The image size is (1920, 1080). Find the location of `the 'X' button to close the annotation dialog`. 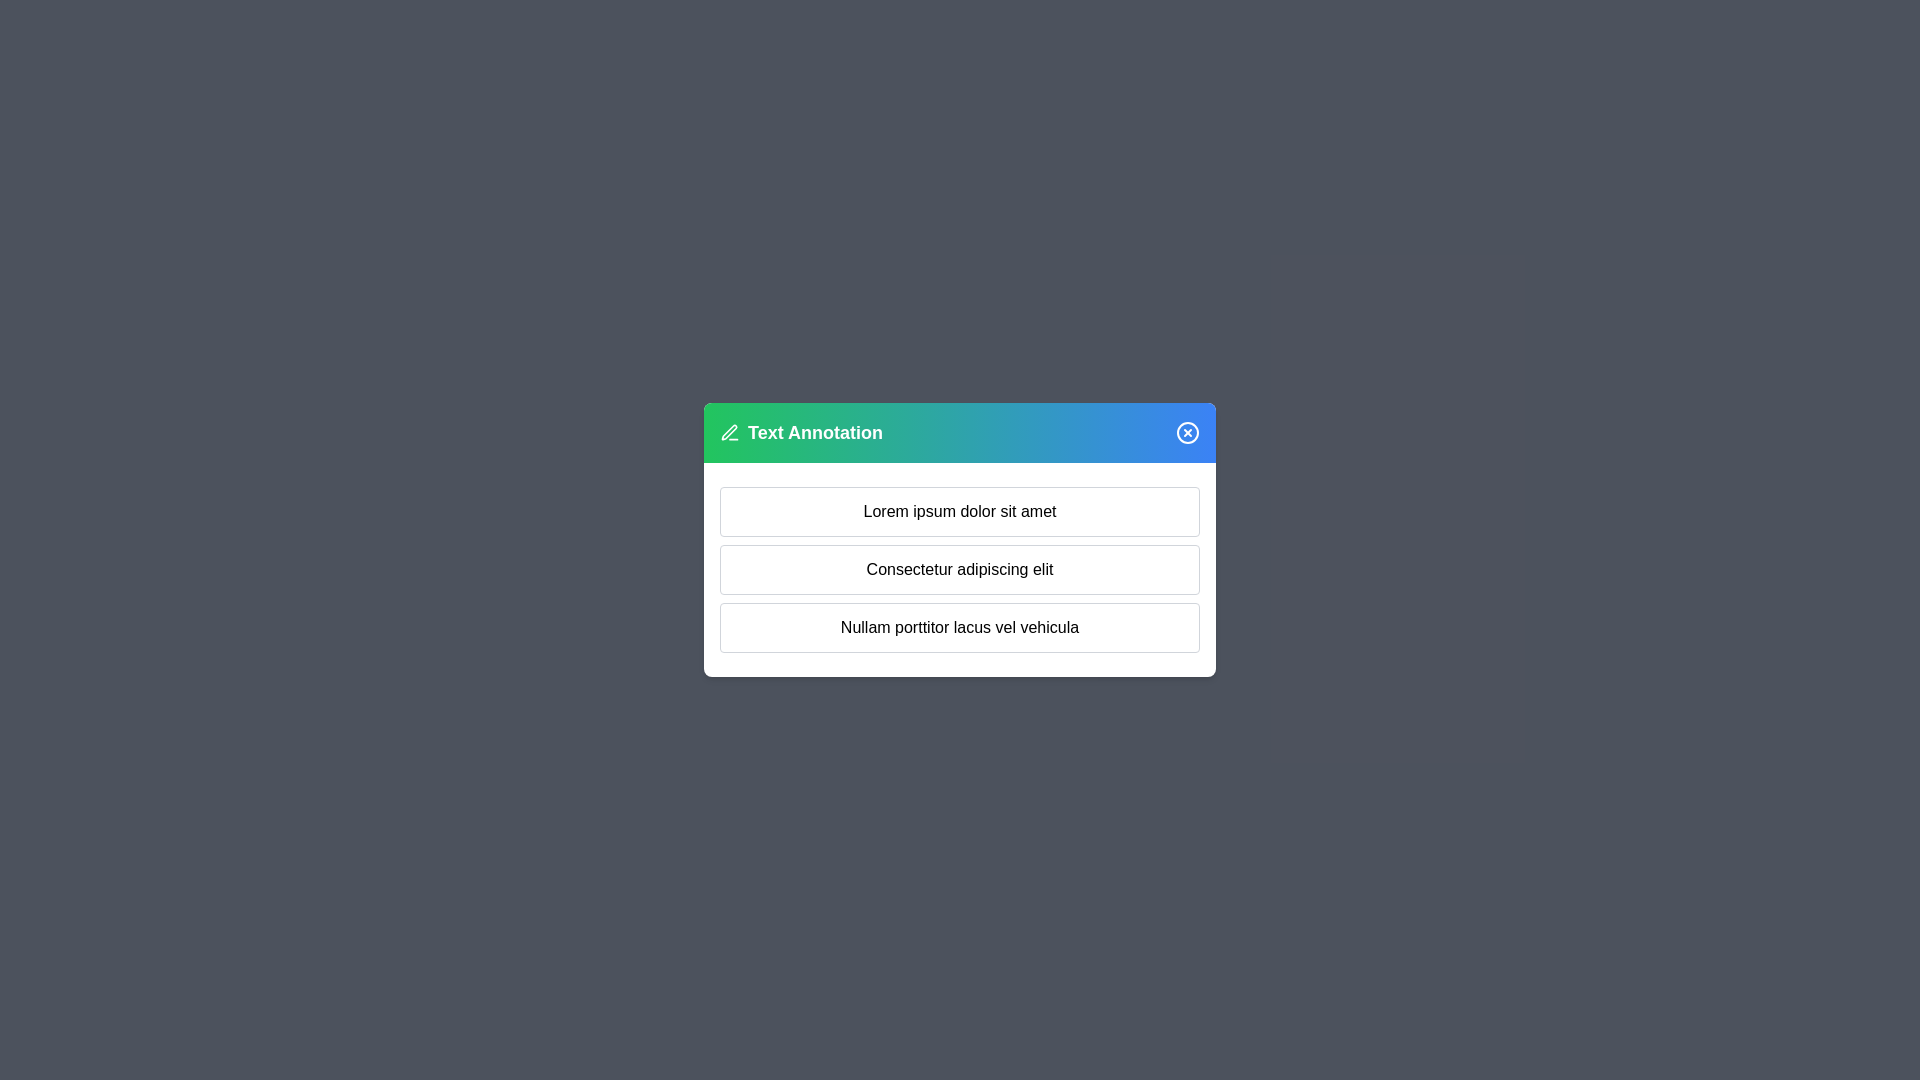

the 'X' button to close the annotation dialog is located at coordinates (1188, 431).